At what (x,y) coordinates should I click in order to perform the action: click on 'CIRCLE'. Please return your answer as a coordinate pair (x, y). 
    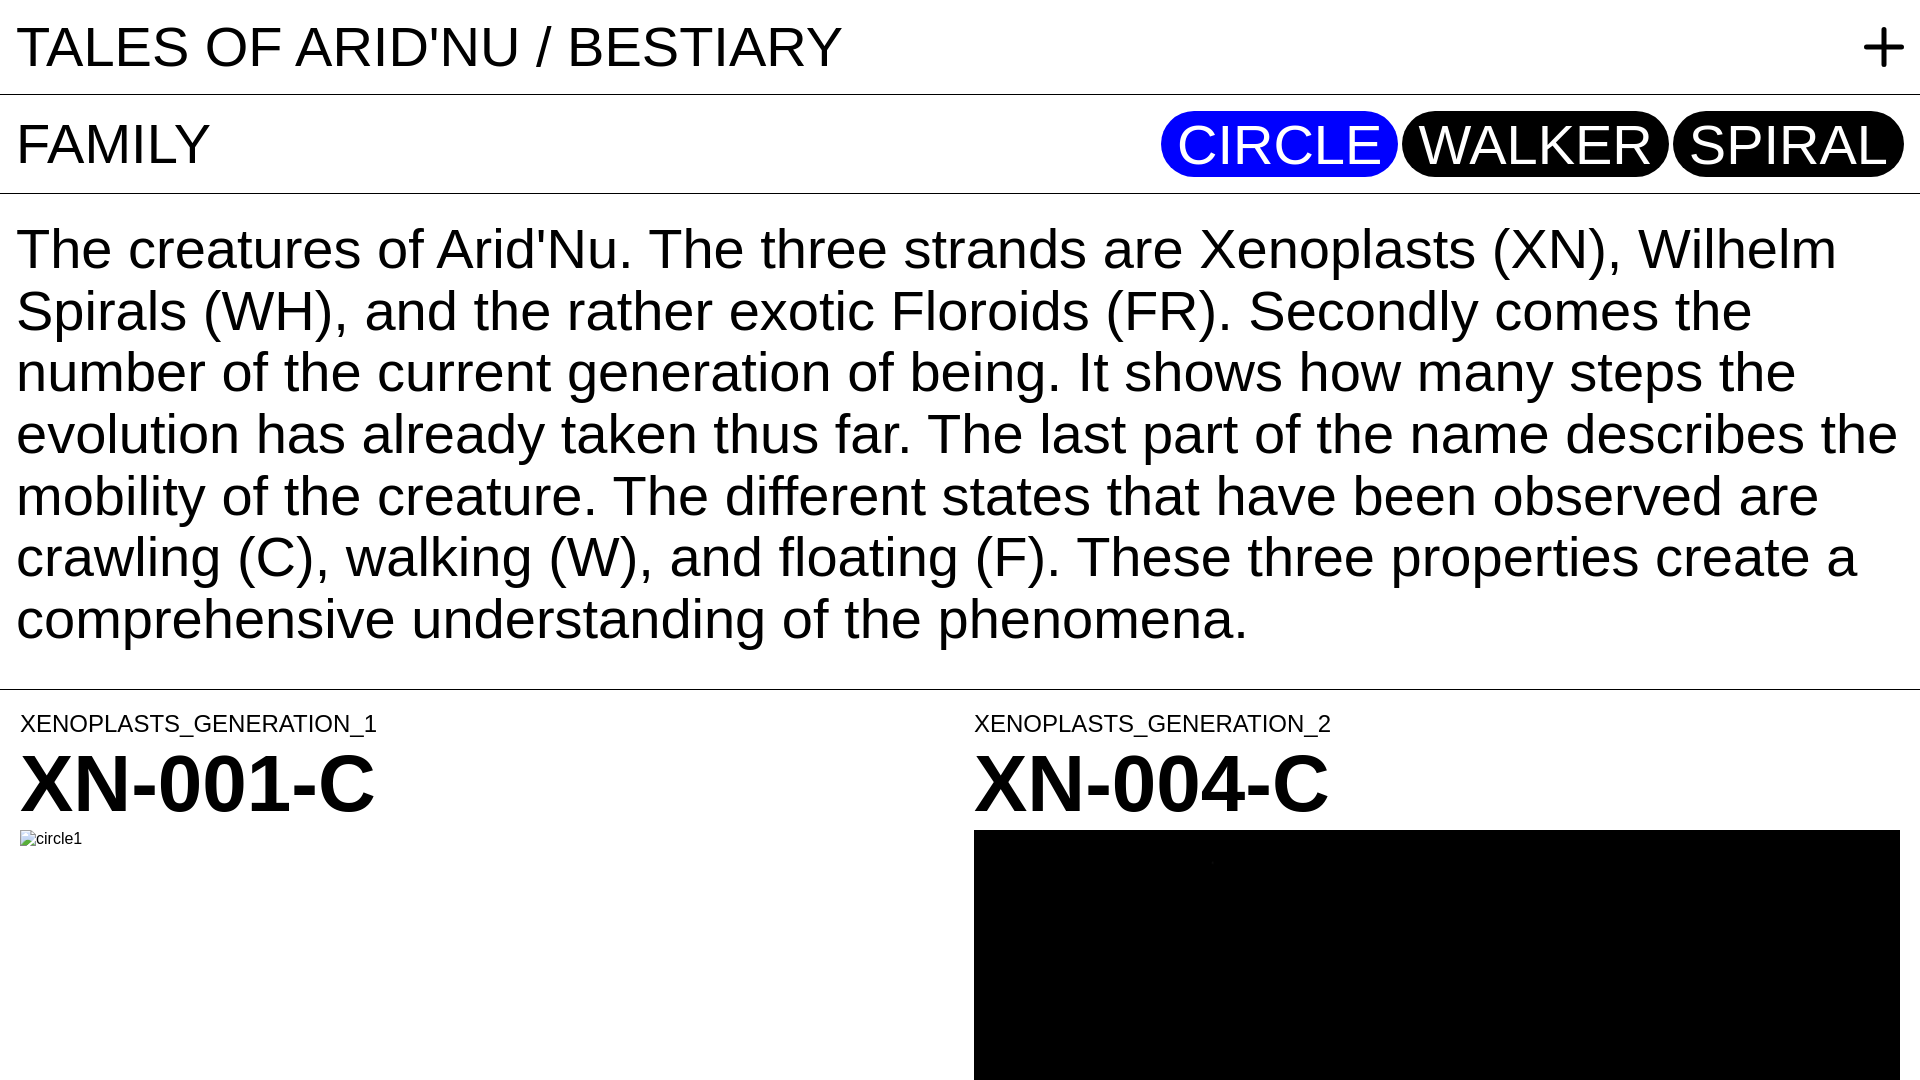
    Looking at the image, I should click on (1278, 143).